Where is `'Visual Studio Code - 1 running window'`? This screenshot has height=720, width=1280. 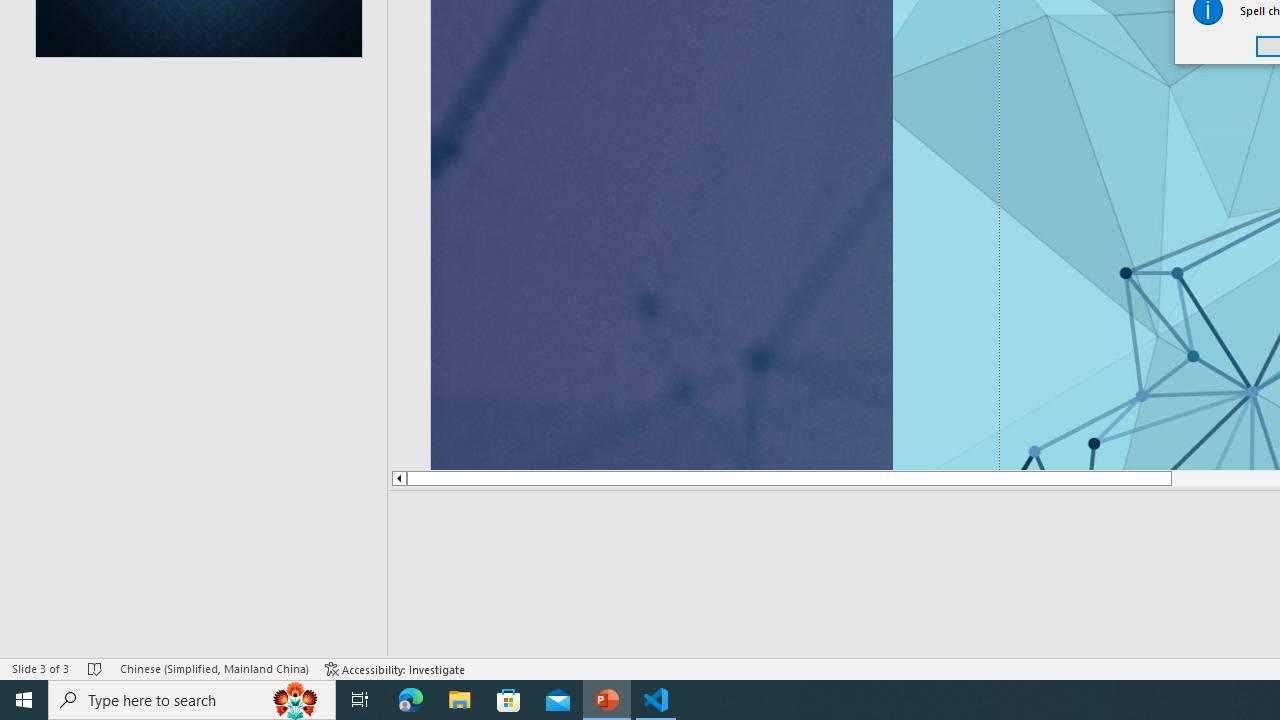
'Visual Studio Code - 1 running window' is located at coordinates (656, 698).